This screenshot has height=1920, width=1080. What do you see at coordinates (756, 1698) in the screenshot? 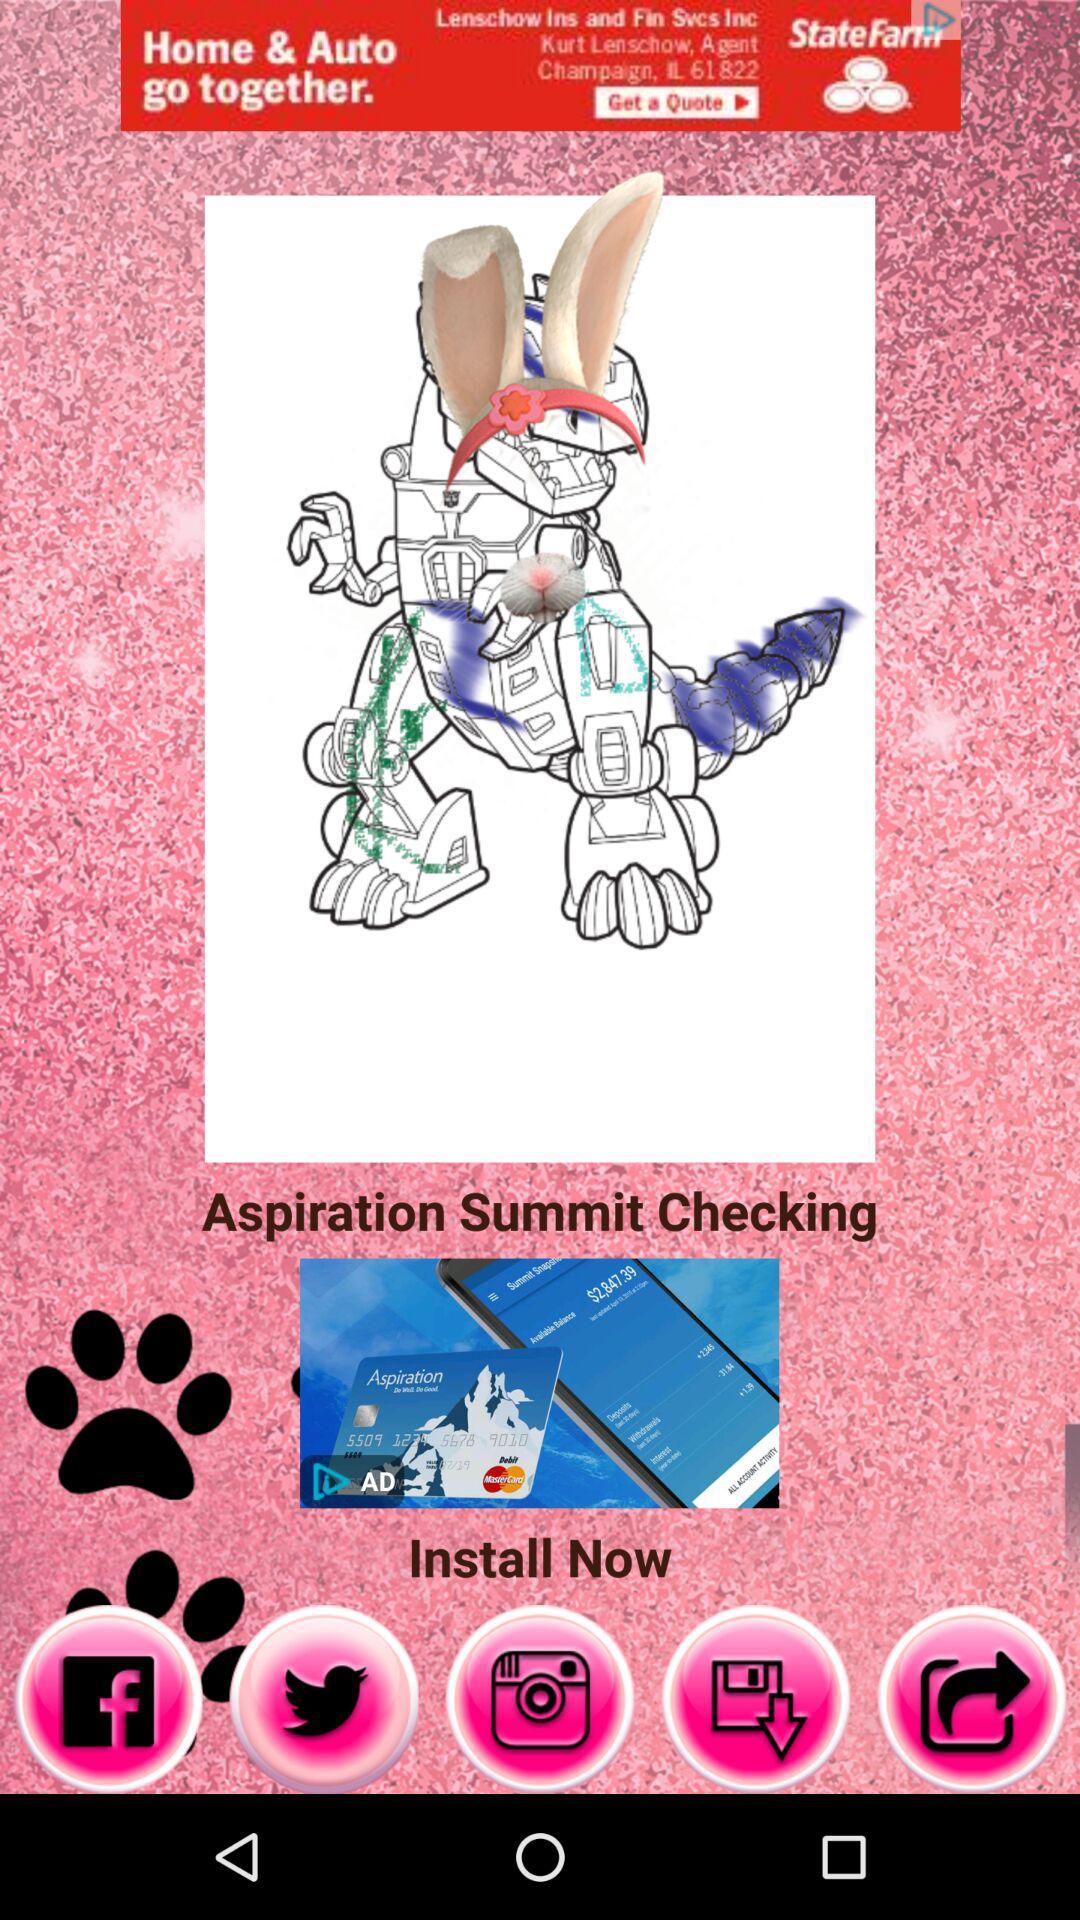
I see `save` at bounding box center [756, 1698].